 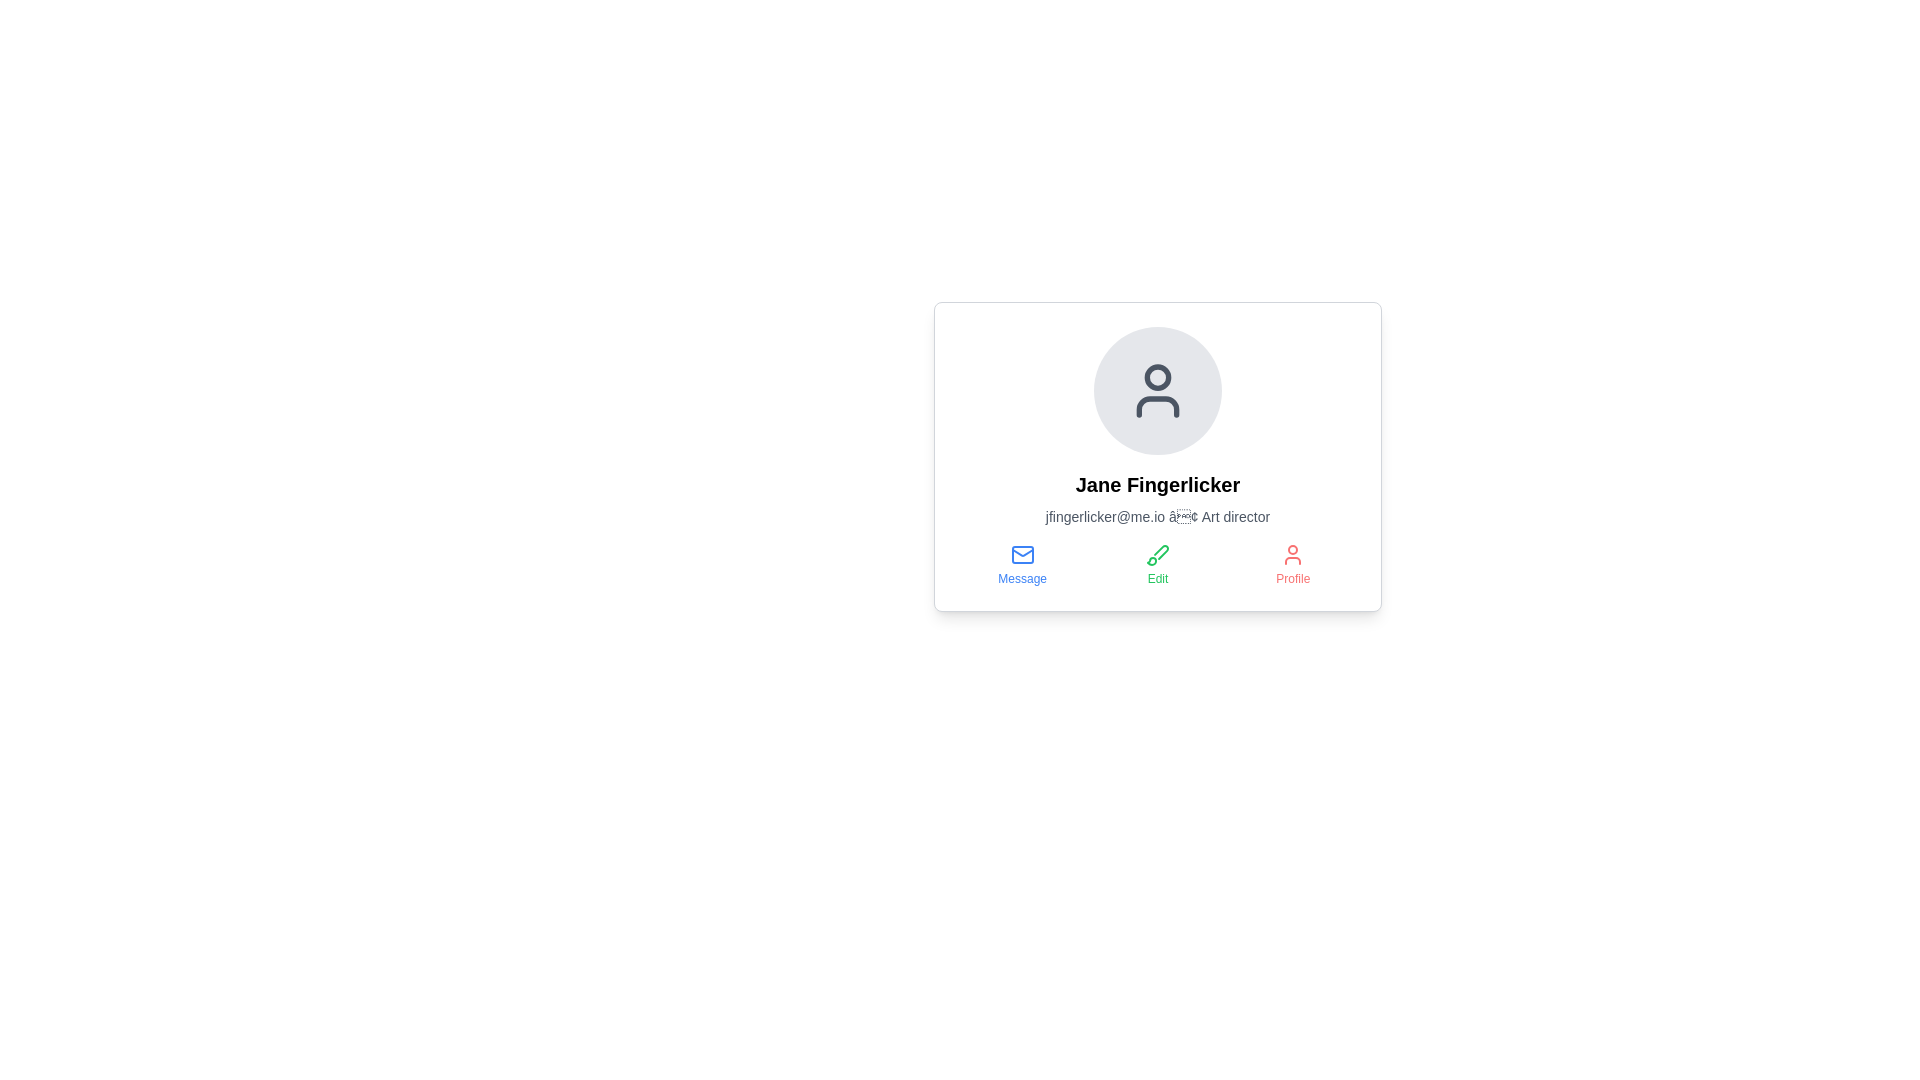 I want to click on the 'Edit' text label, which is styled in green and located below the green brush icon in the user profile card interface, so click(x=1157, y=578).